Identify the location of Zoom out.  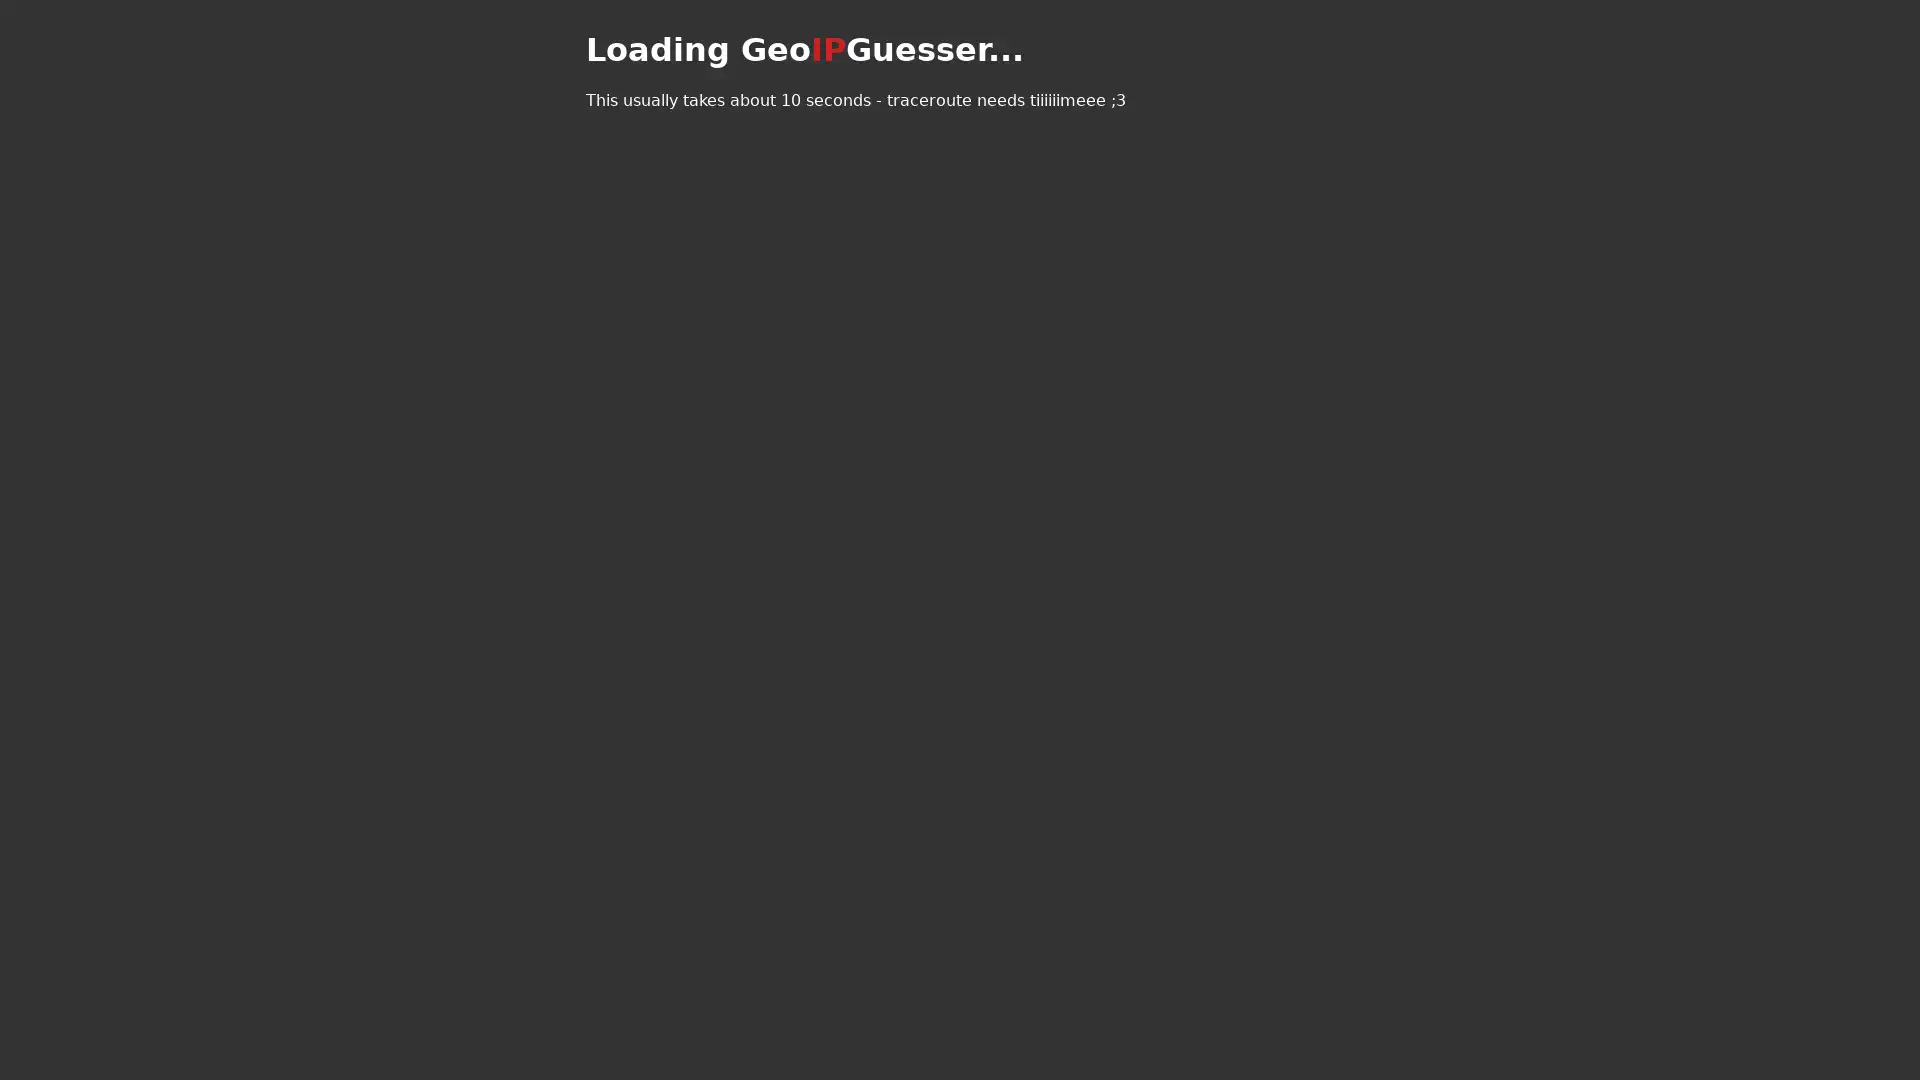
(602, 64).